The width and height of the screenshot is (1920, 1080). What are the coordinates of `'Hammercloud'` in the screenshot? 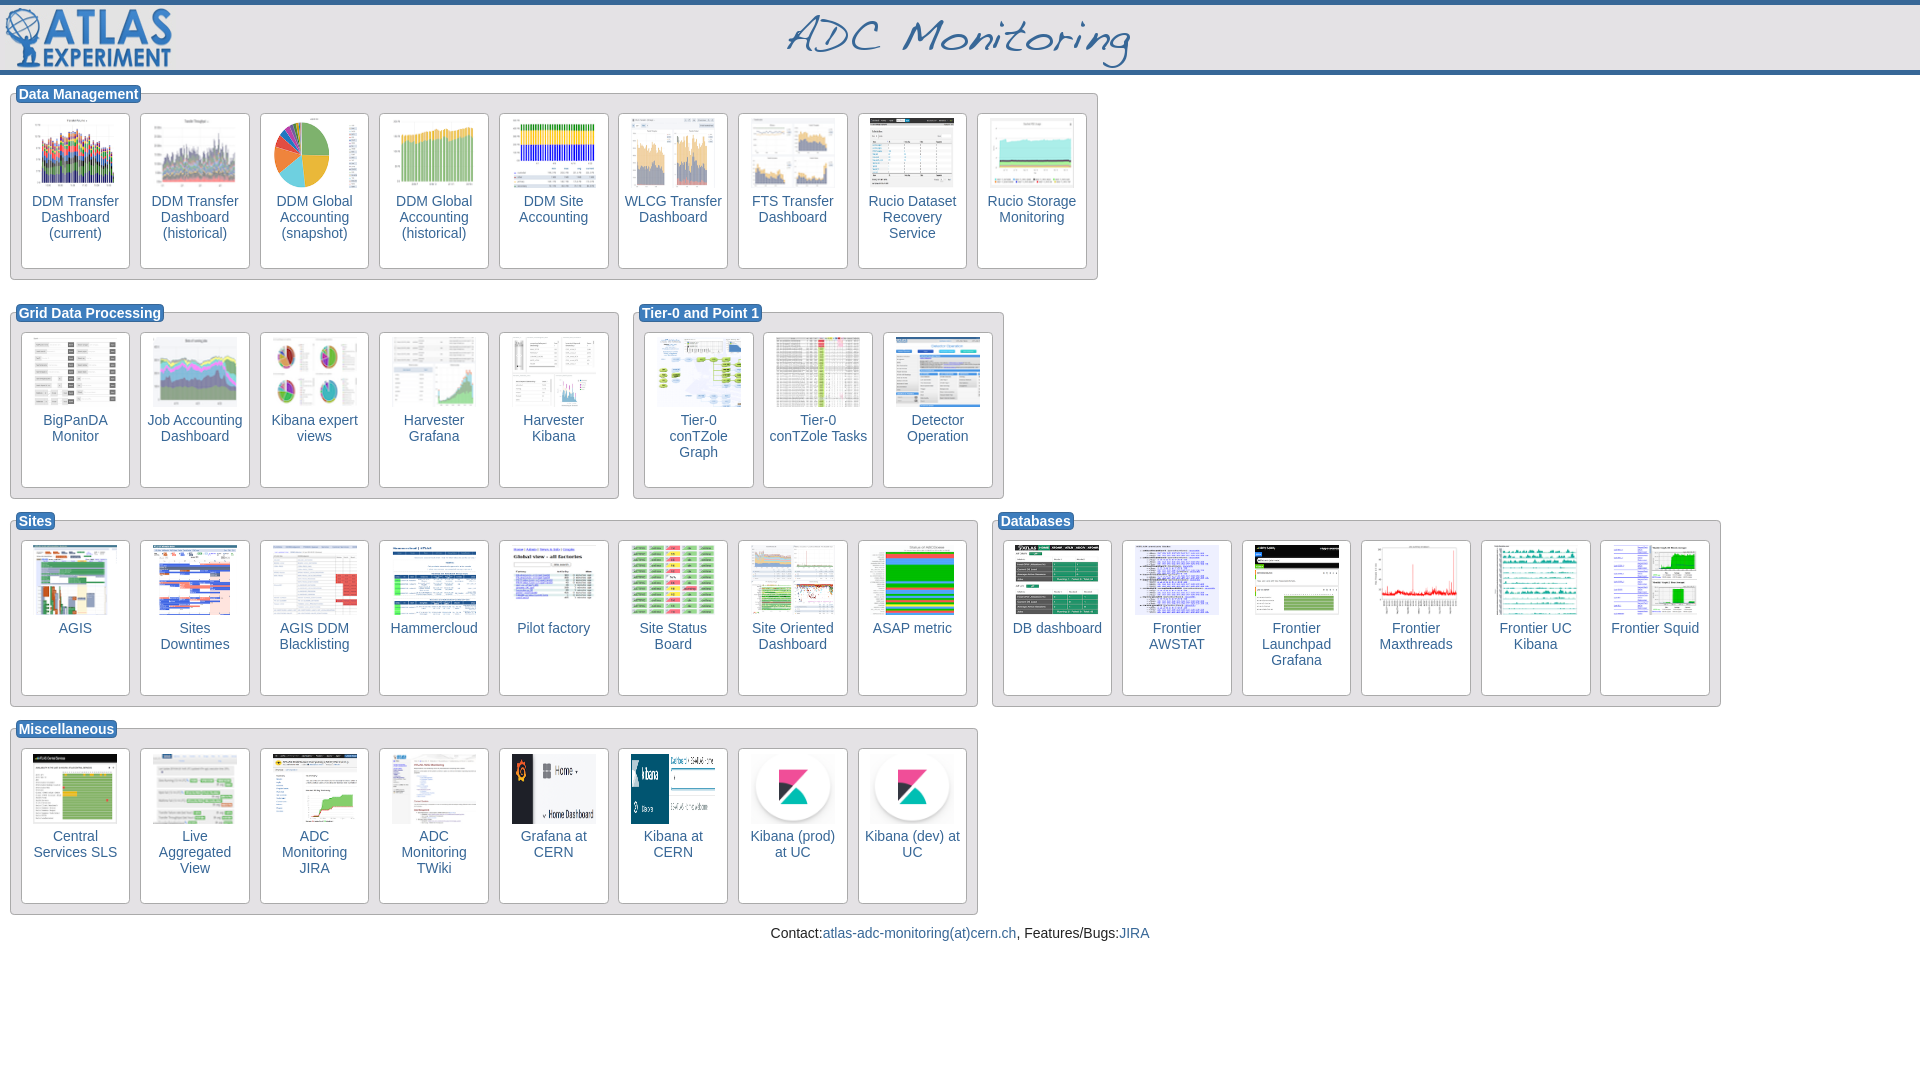 It's located at (432, 616).